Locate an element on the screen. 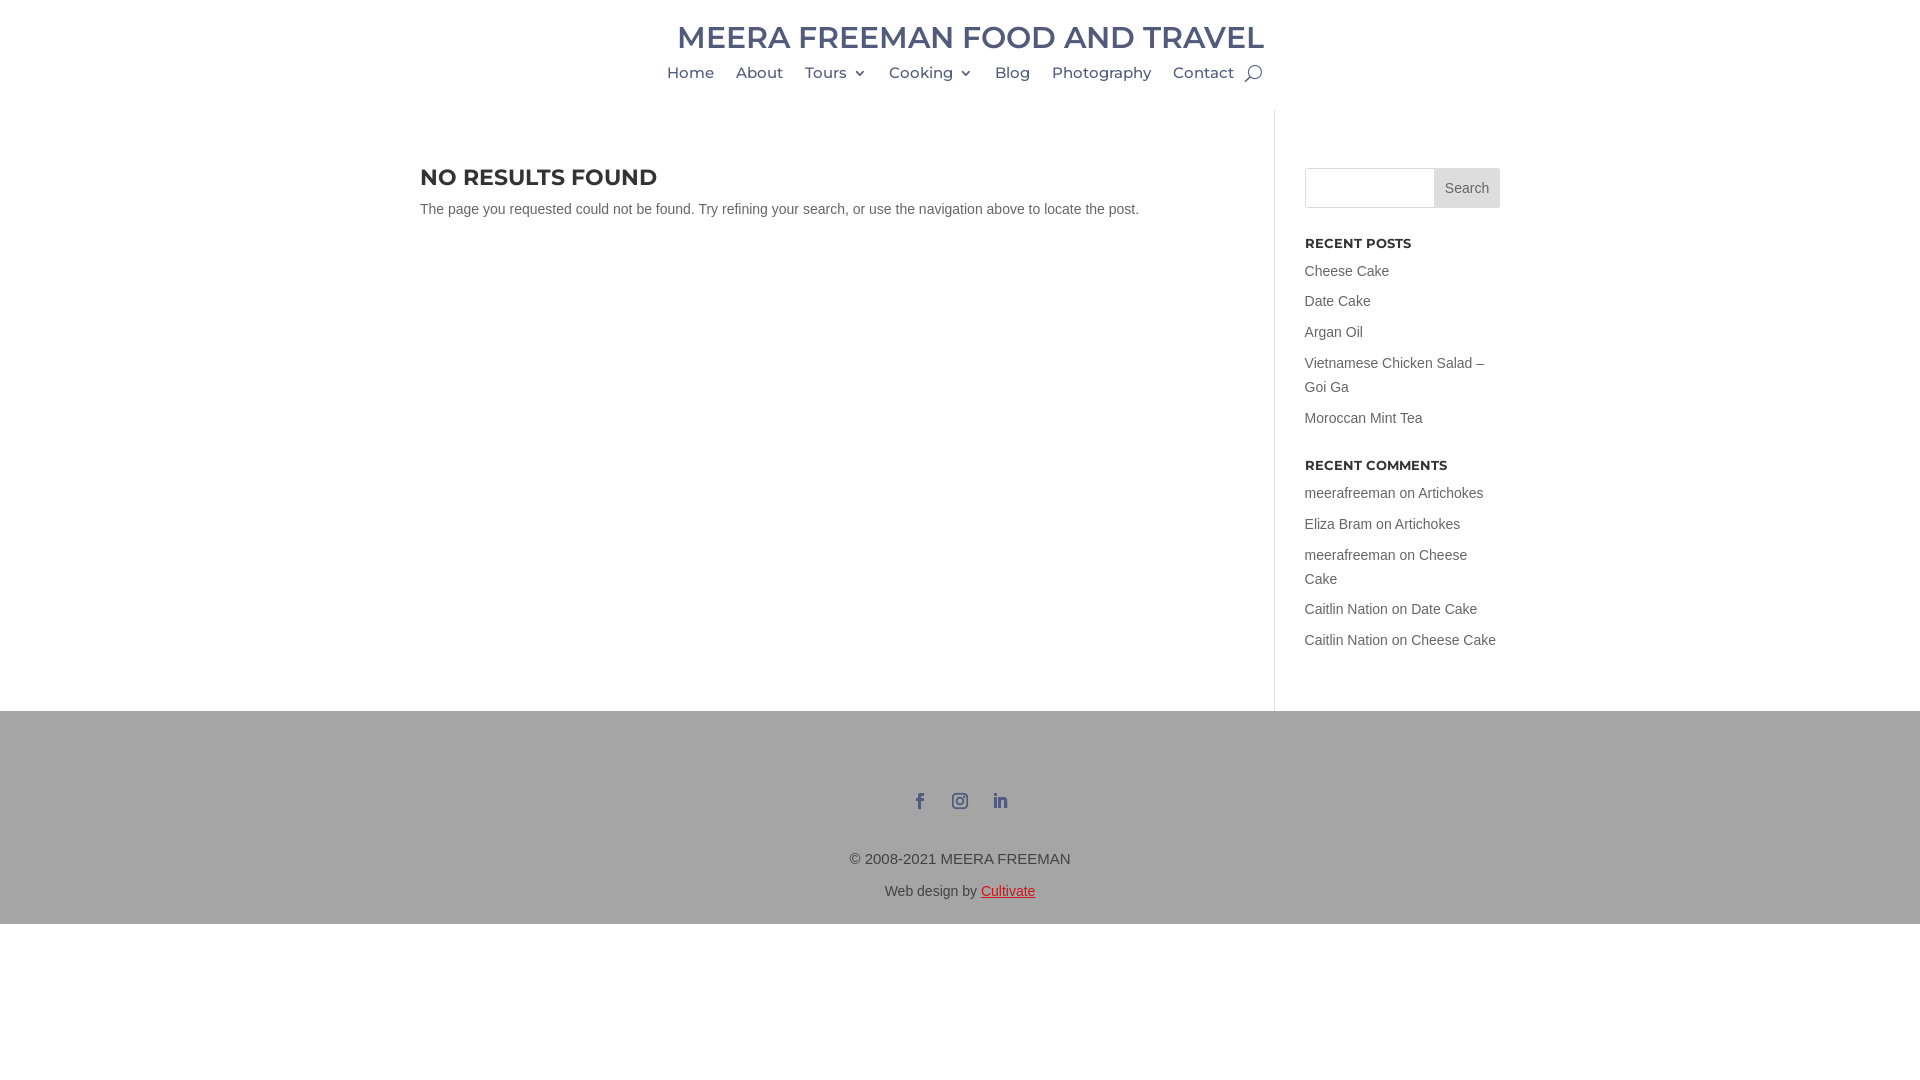 This screenshot has width=1920, height=1080. 'Follow on Instagram' is located at coordinates (943, 800).